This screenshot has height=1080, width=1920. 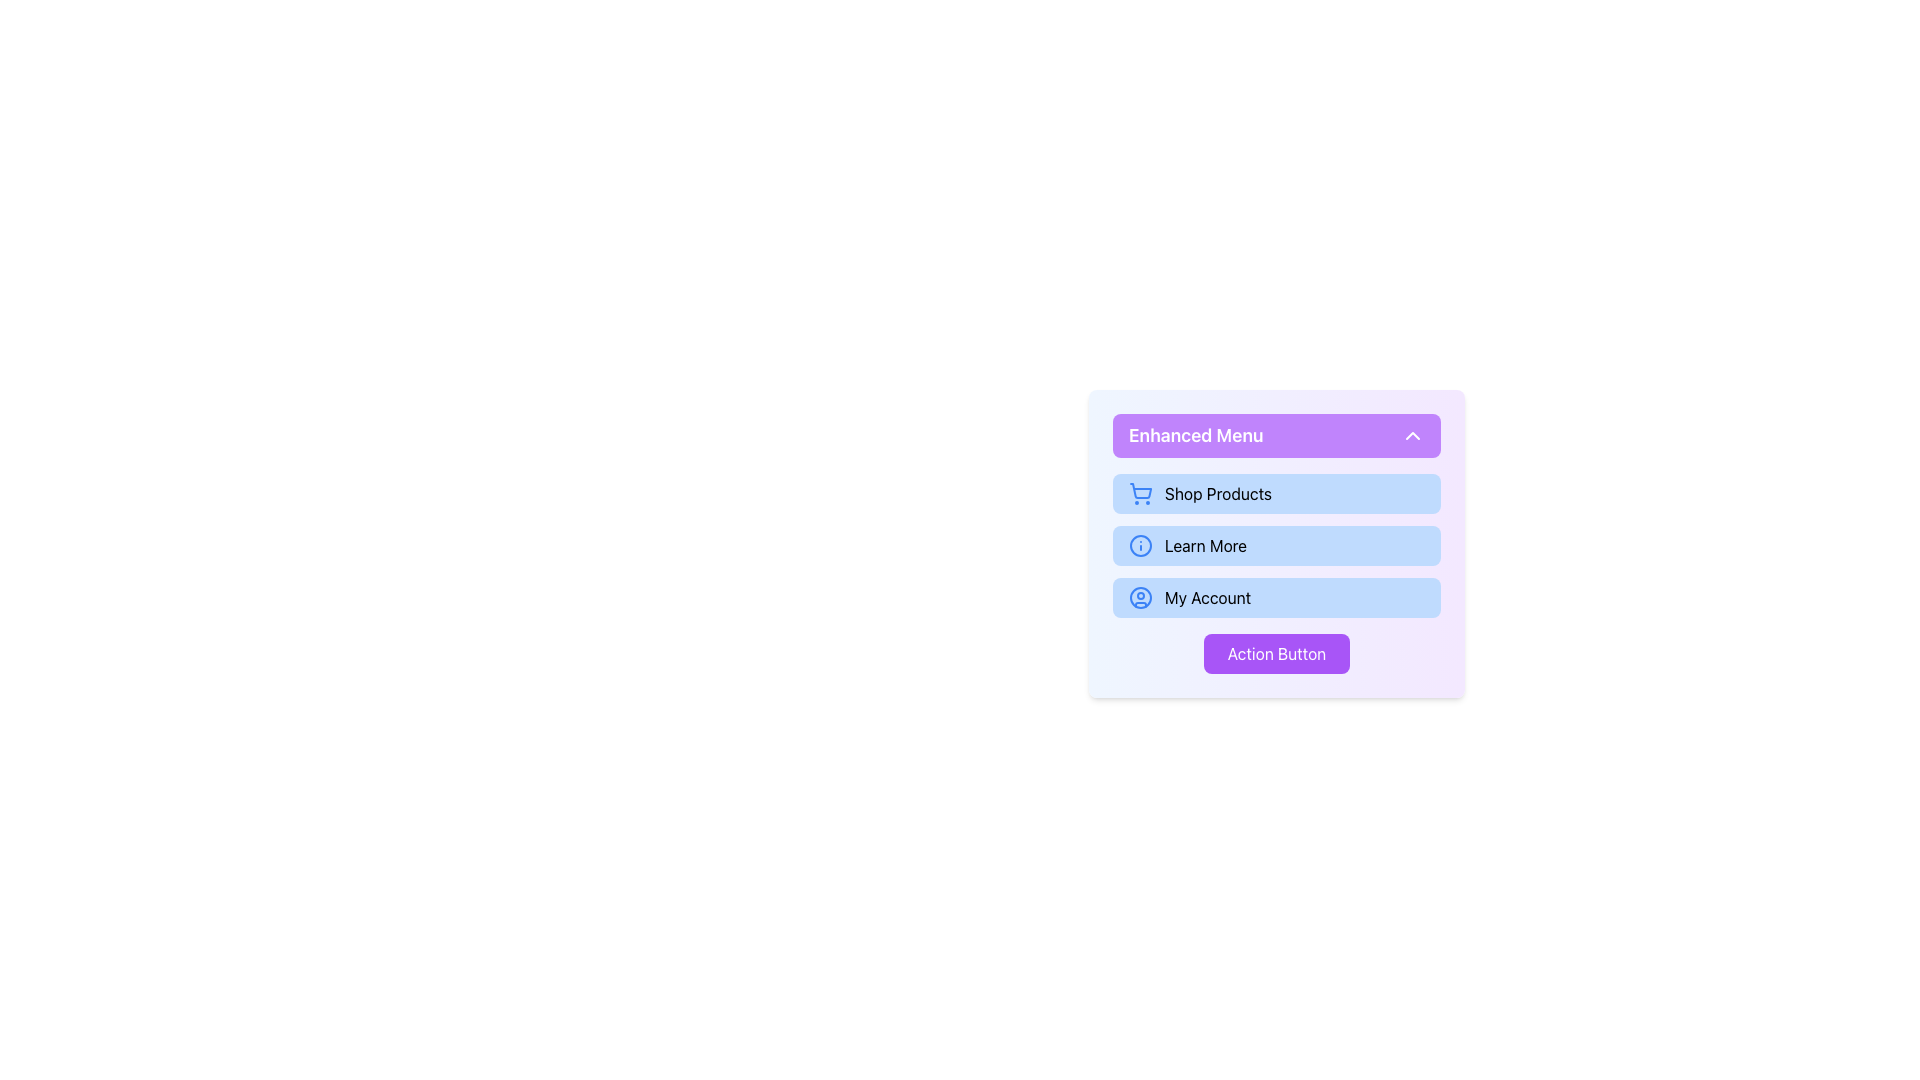 I want to click on the 'Action Button' with a vibrant purple background, which is located at the bottom of the 'Enhanced Menu' card among its siblings, so click(x=1275, y=654).